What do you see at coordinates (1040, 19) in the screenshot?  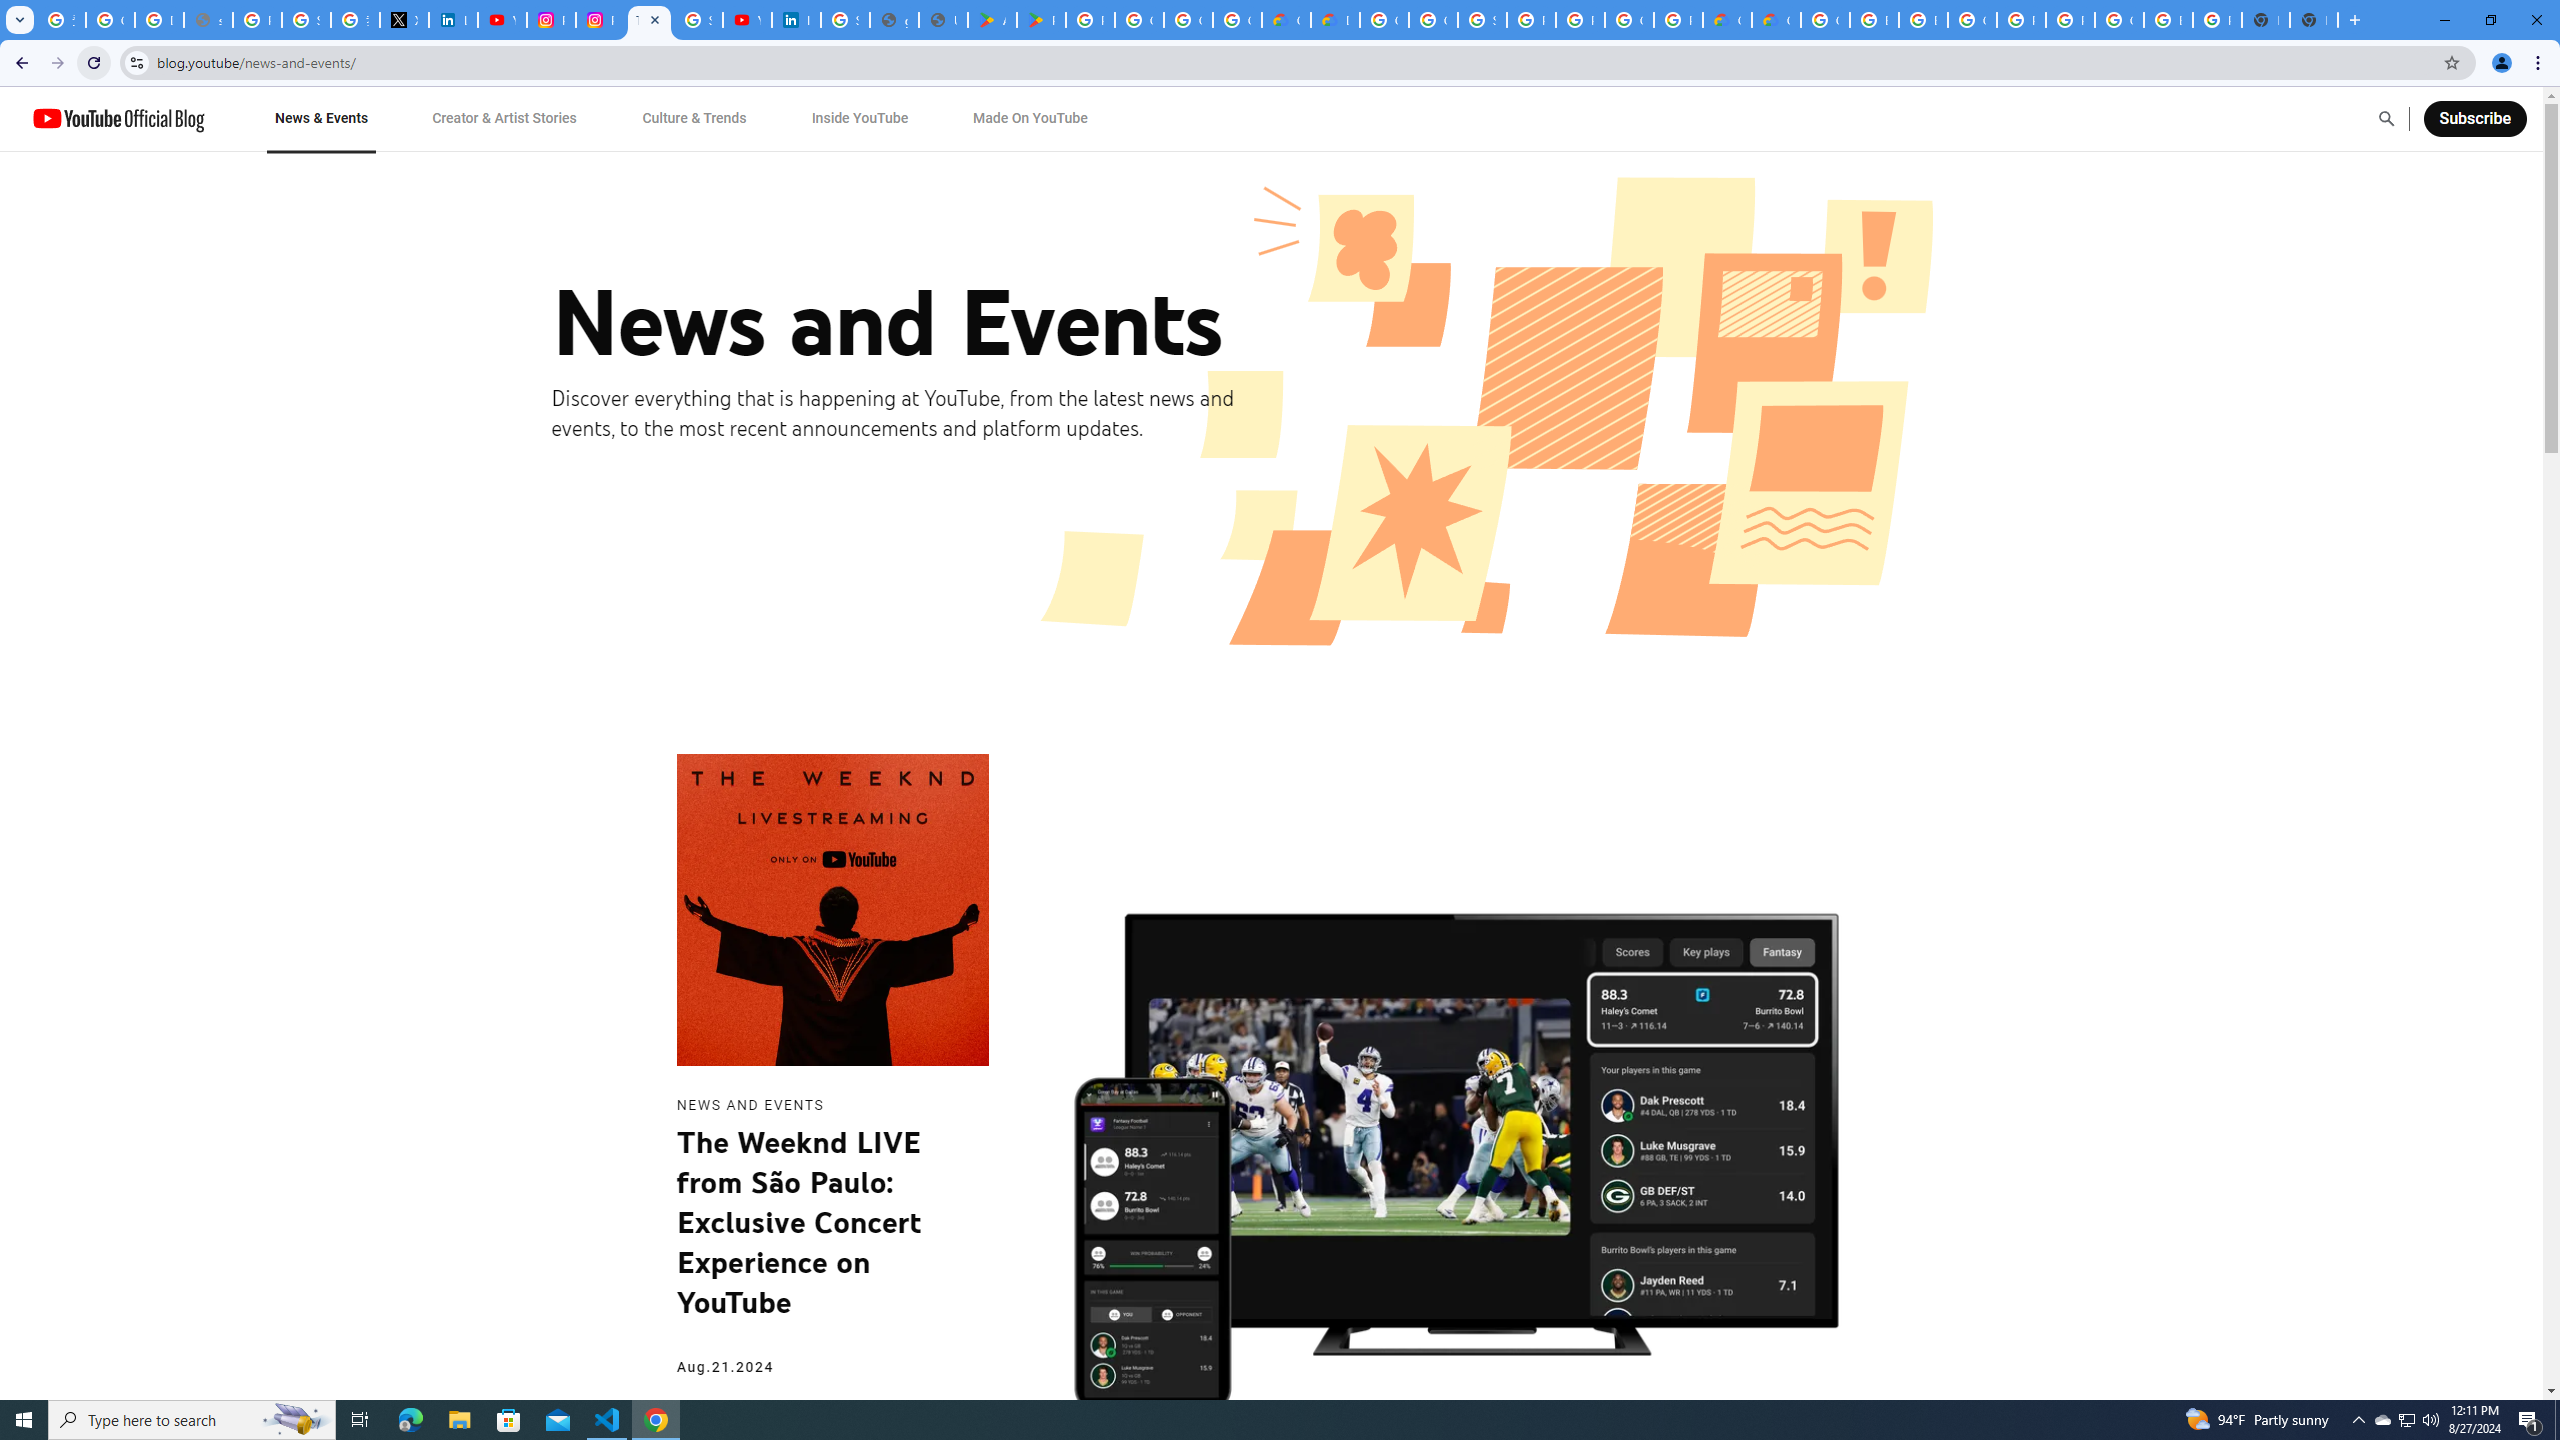 I see `'PAW Patrol Rescue World - Apps on Google Play'` at bounding box center [1040, 19].